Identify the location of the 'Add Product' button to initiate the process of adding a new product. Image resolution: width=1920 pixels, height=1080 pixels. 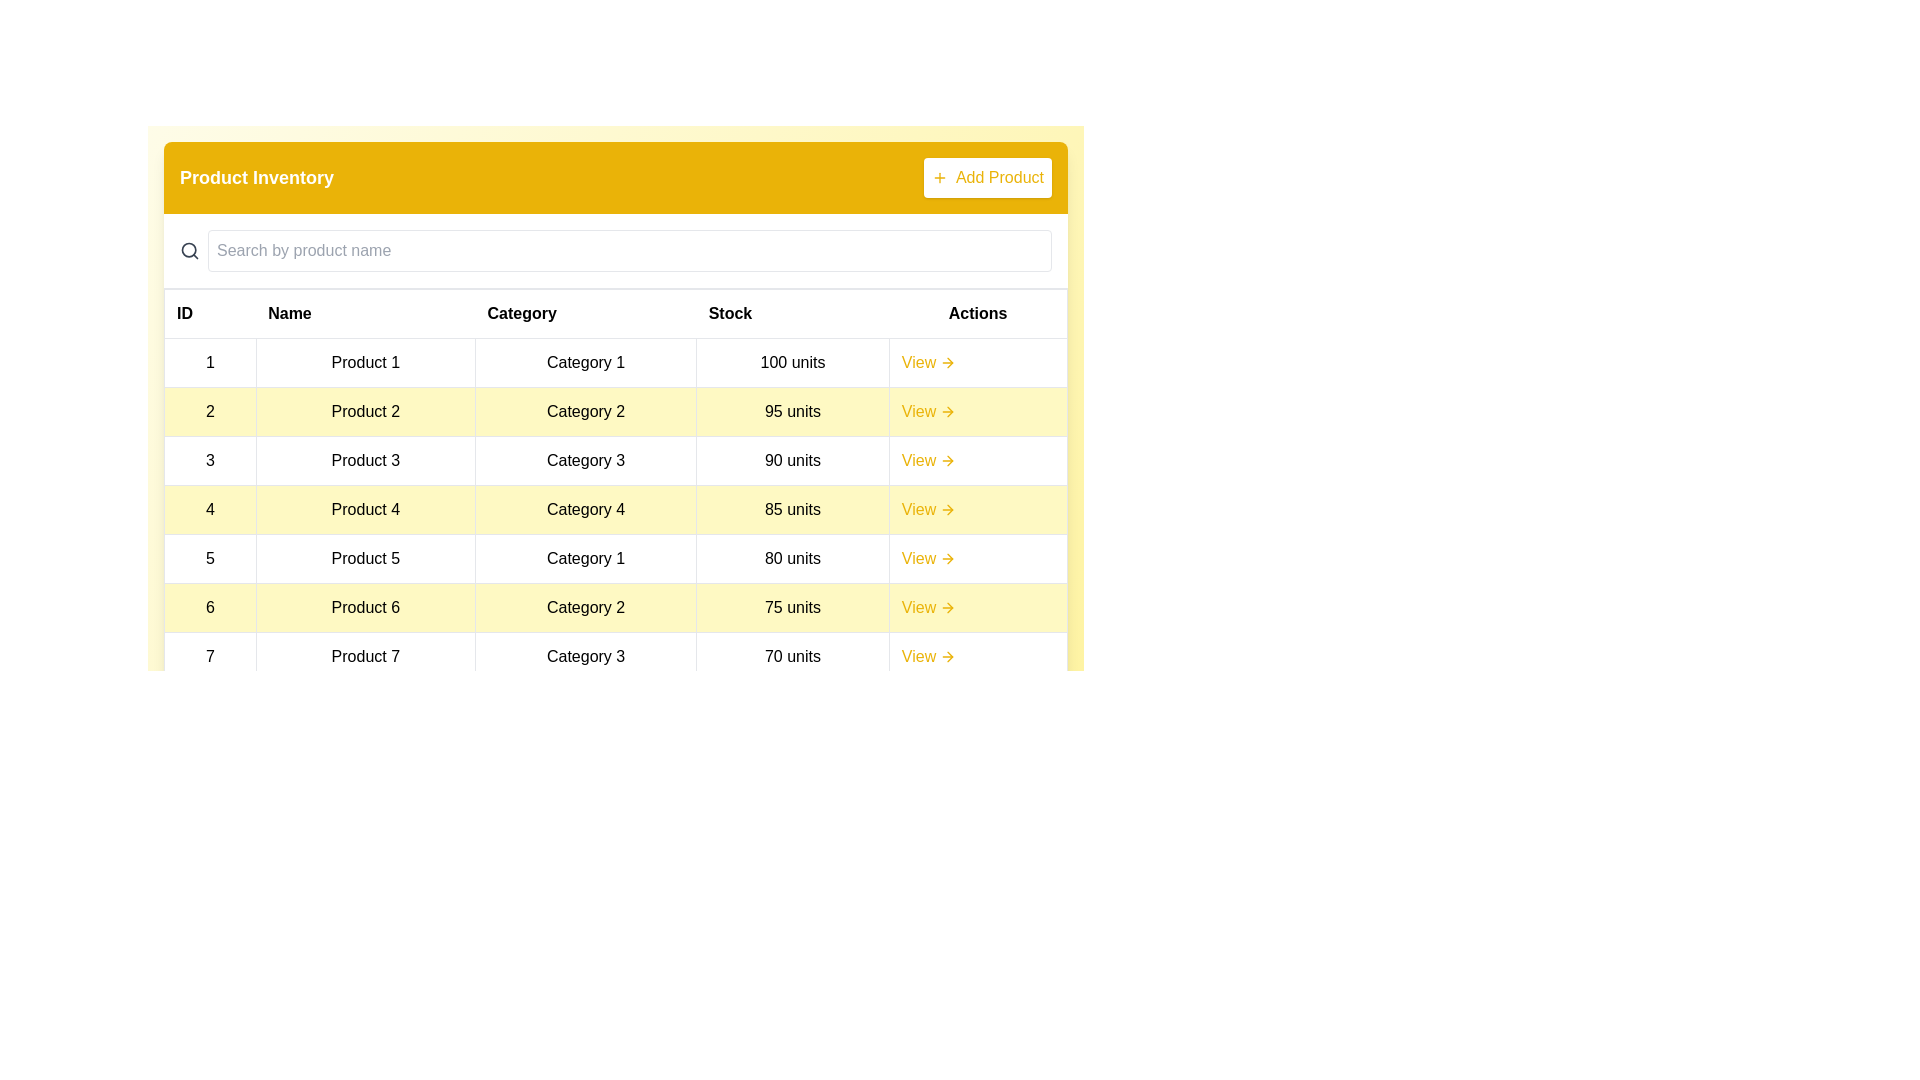
(988, 176).